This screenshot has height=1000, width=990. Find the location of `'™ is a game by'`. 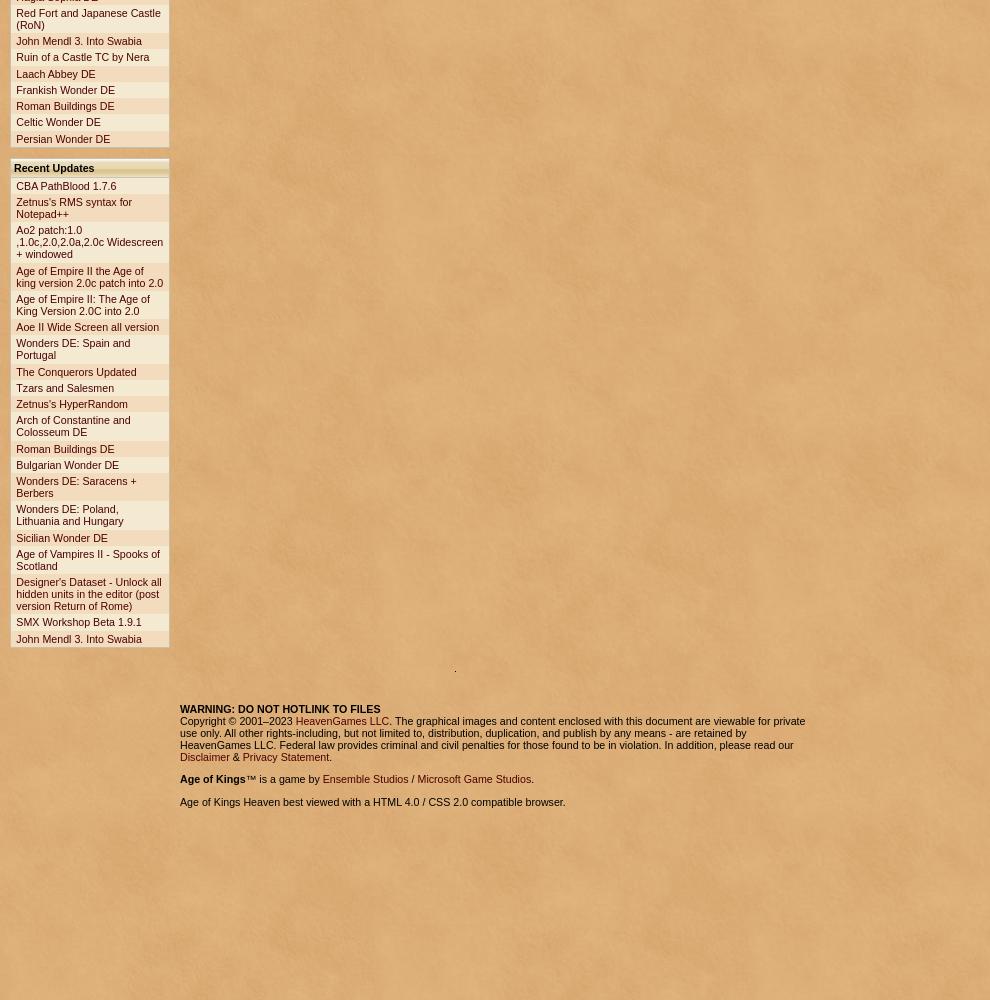

'™ is a game by' is located at coordinates (283, 779).